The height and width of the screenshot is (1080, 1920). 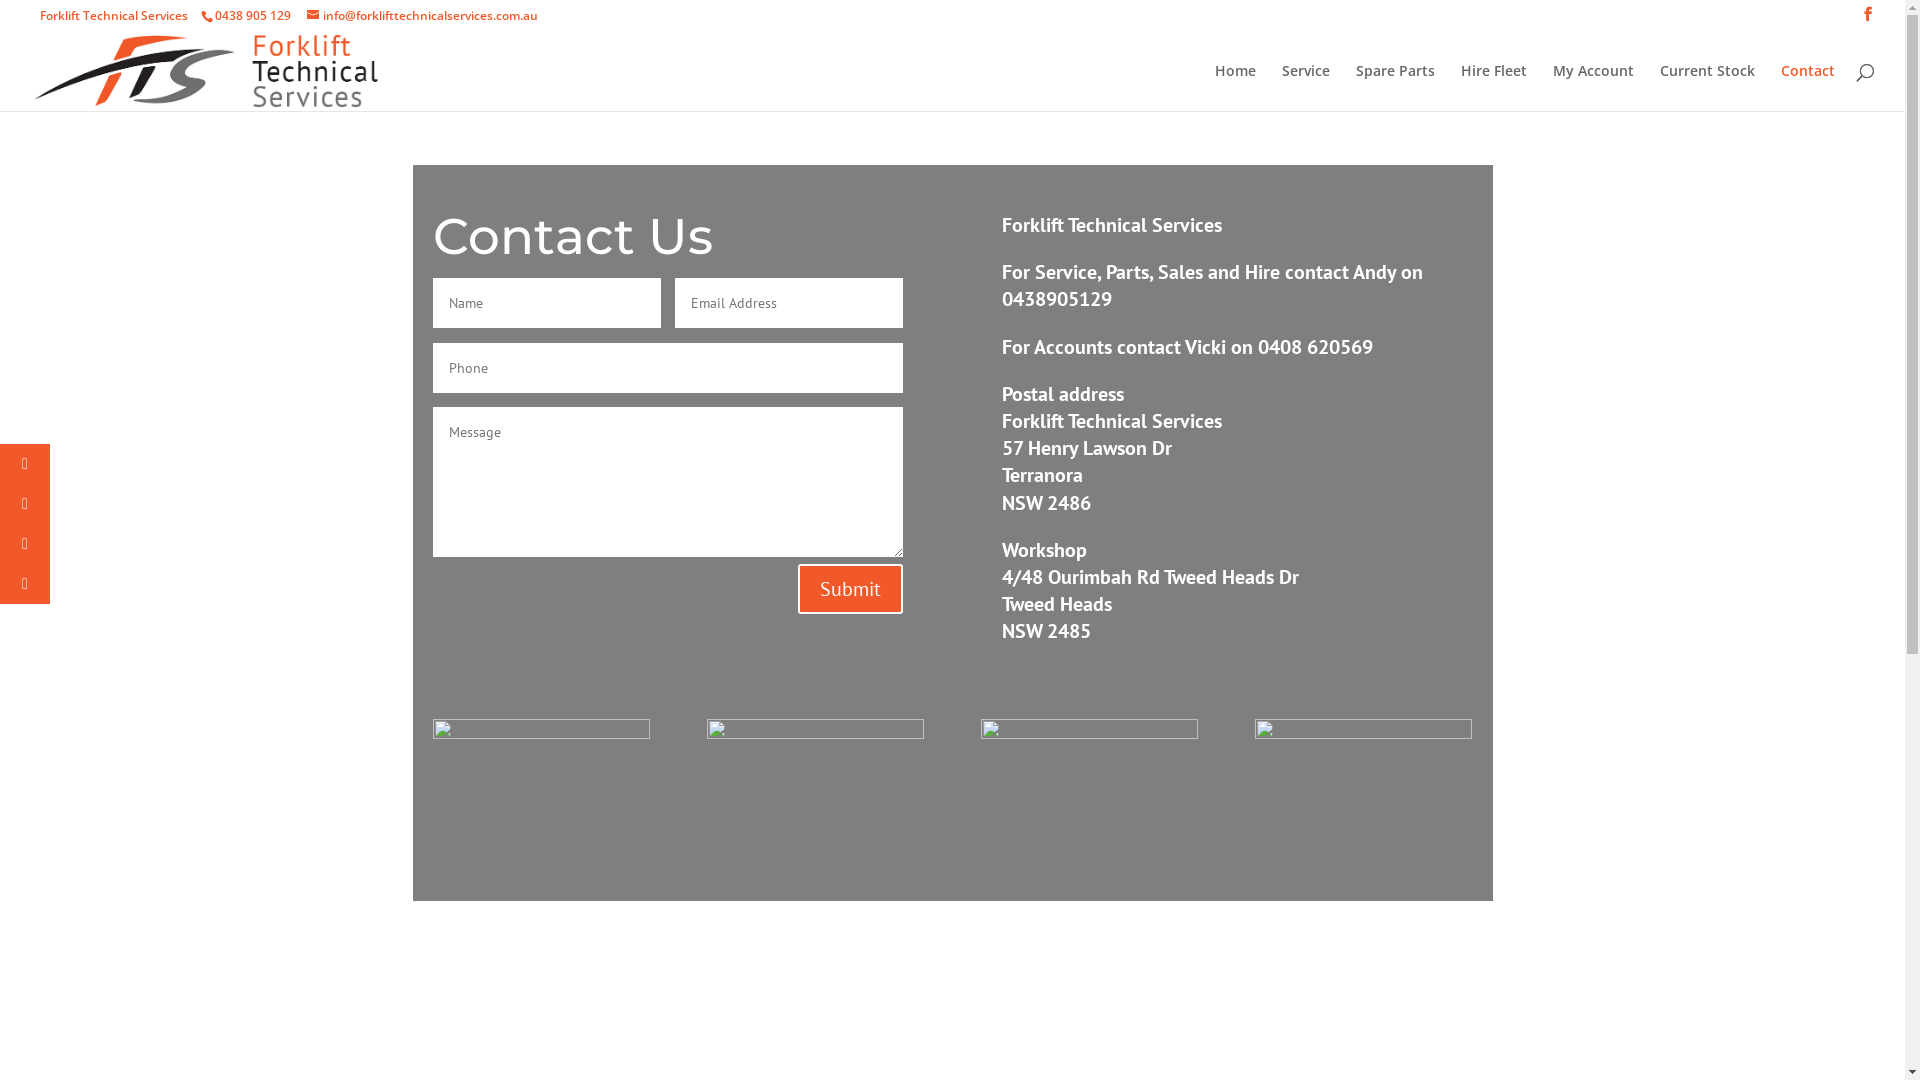 What do you see at coordinates (1706, 86) in the screenshot?
I see `'Current Stock'` at bounding box center [1706, 86].